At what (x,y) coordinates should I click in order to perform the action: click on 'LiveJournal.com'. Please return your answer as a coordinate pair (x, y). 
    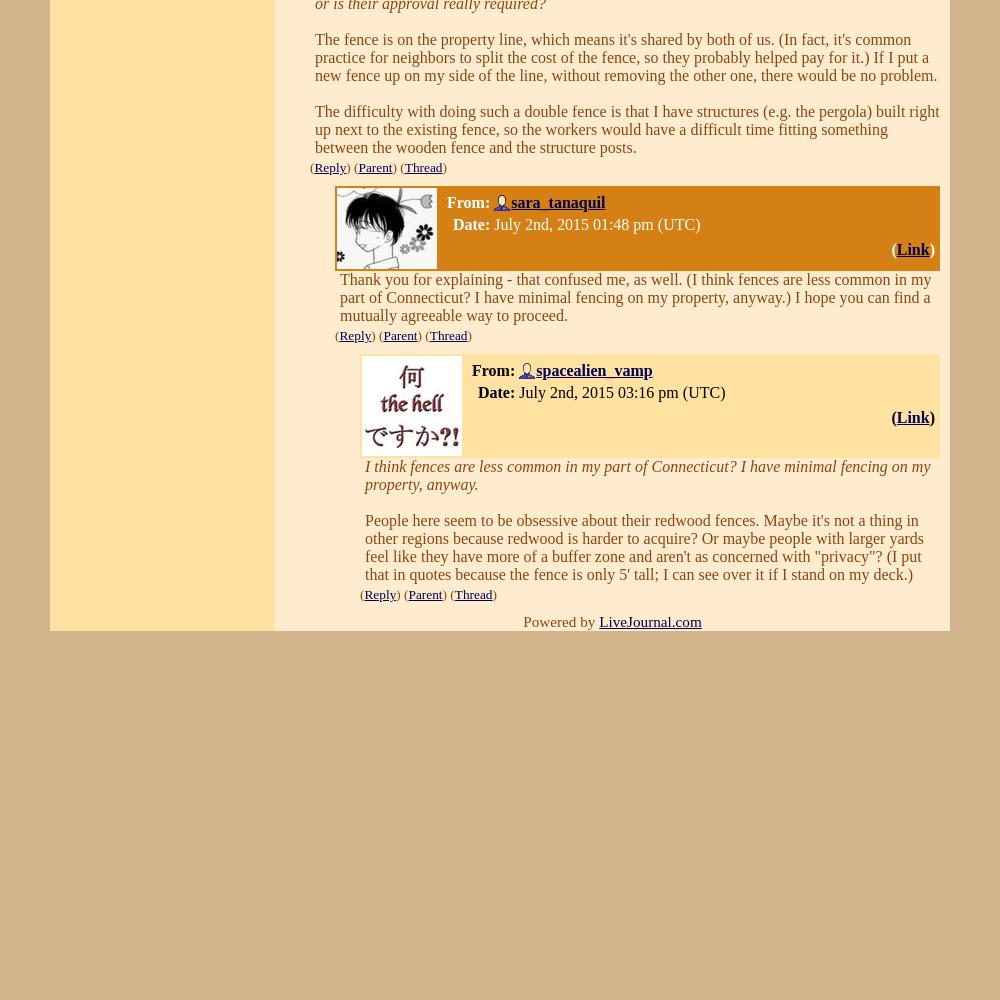
    Looking at the image, I should click on (650, 620).